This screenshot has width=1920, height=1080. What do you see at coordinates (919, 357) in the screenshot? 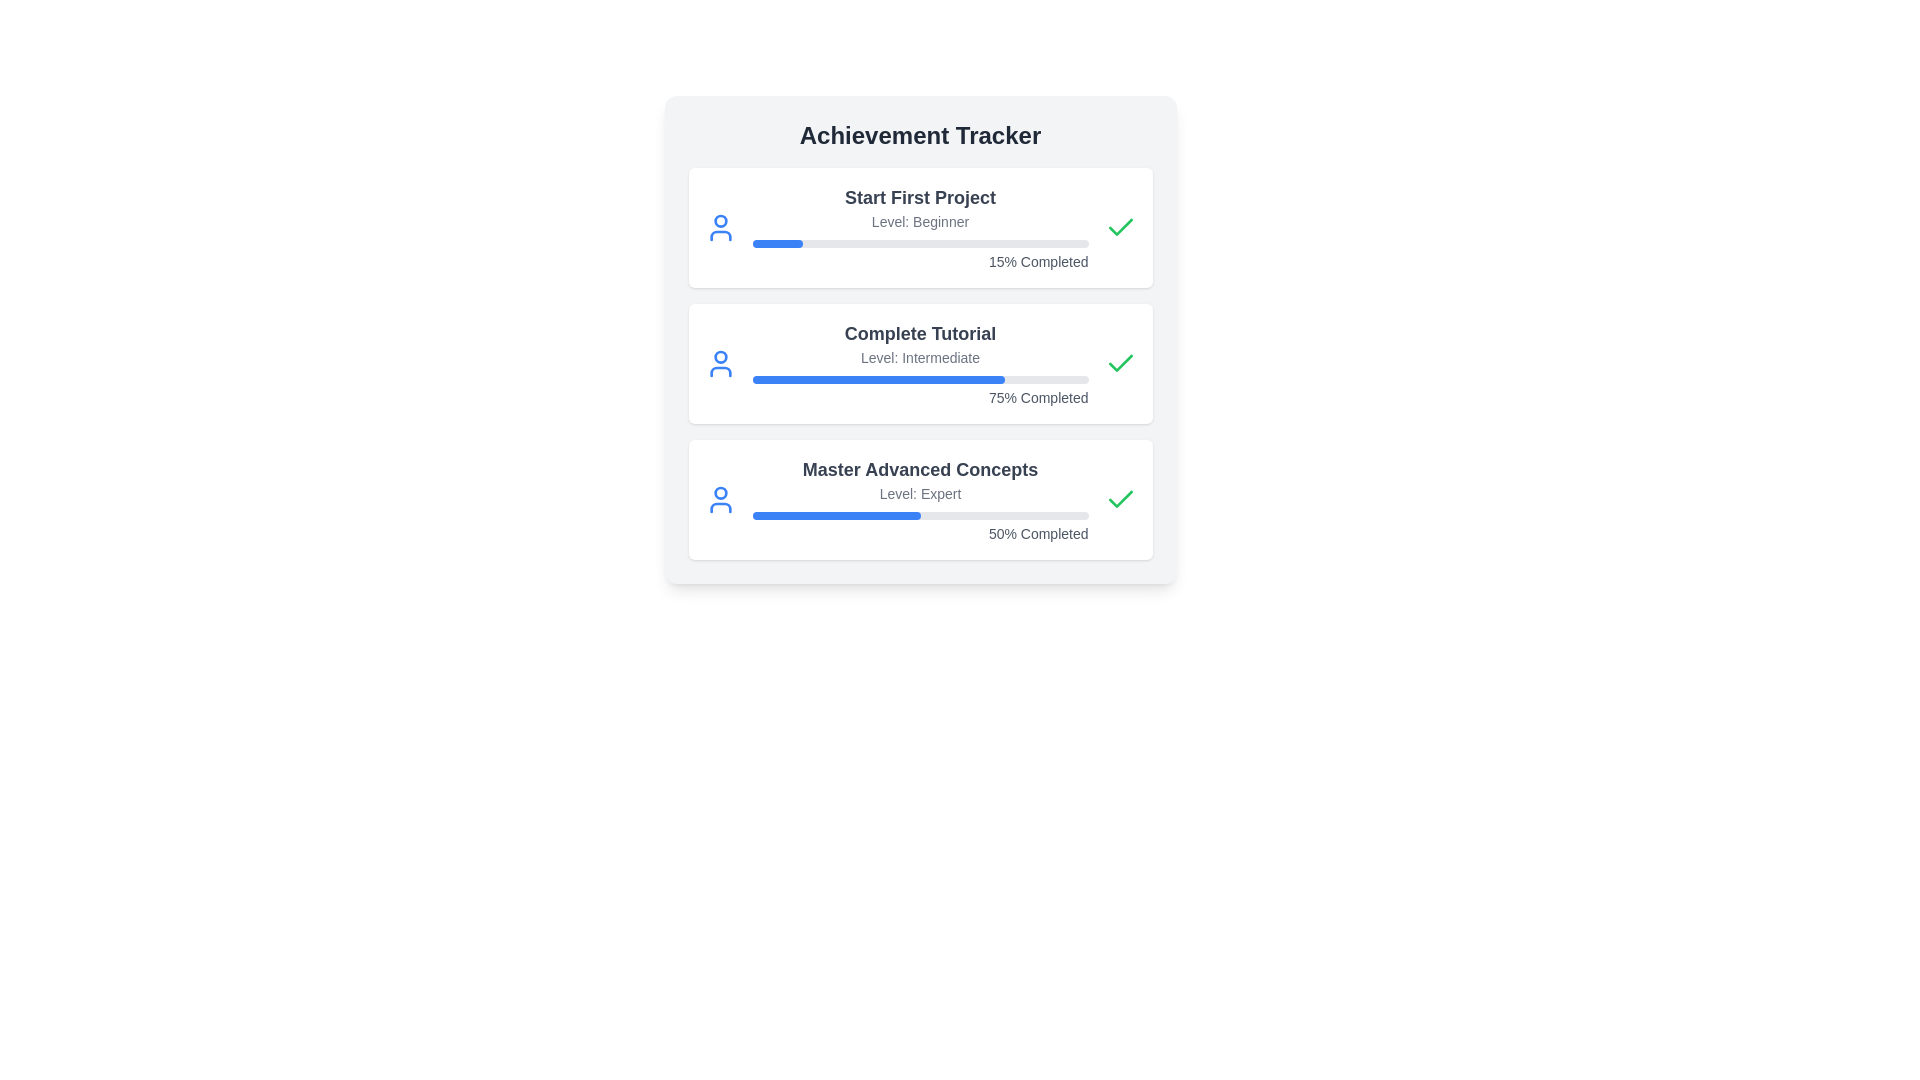
I see `the proficiency level text displaying 'Intermediate' located in the center card of the achievement tracker, positioned beneath the 'Complete Tutorial' heading and above the progress bar` at bounding box center [919, 357].